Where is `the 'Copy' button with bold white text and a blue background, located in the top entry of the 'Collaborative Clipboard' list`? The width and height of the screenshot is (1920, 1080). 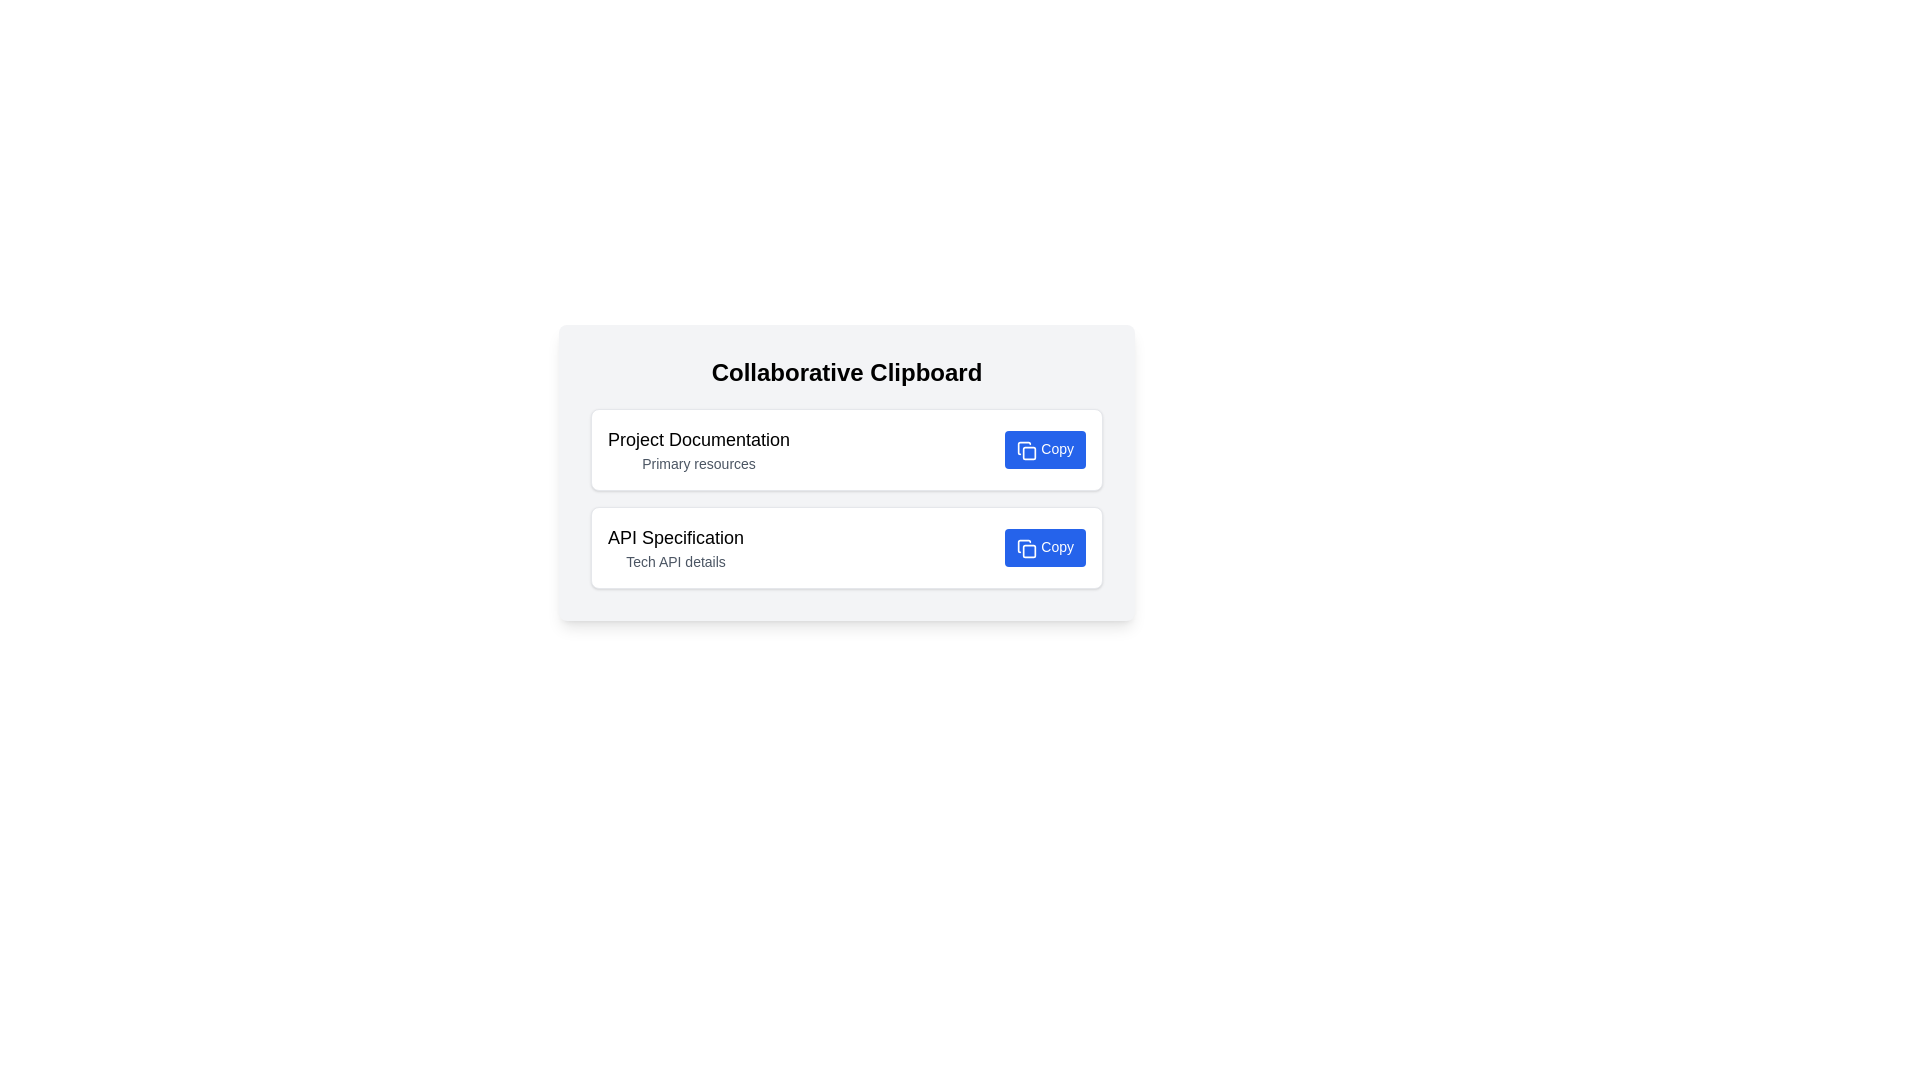 the 'Copy' button with bold white text and a blue background, located in the top entry of the 'Collaborative Clipboard' list is located at coordinates (1044, 450).